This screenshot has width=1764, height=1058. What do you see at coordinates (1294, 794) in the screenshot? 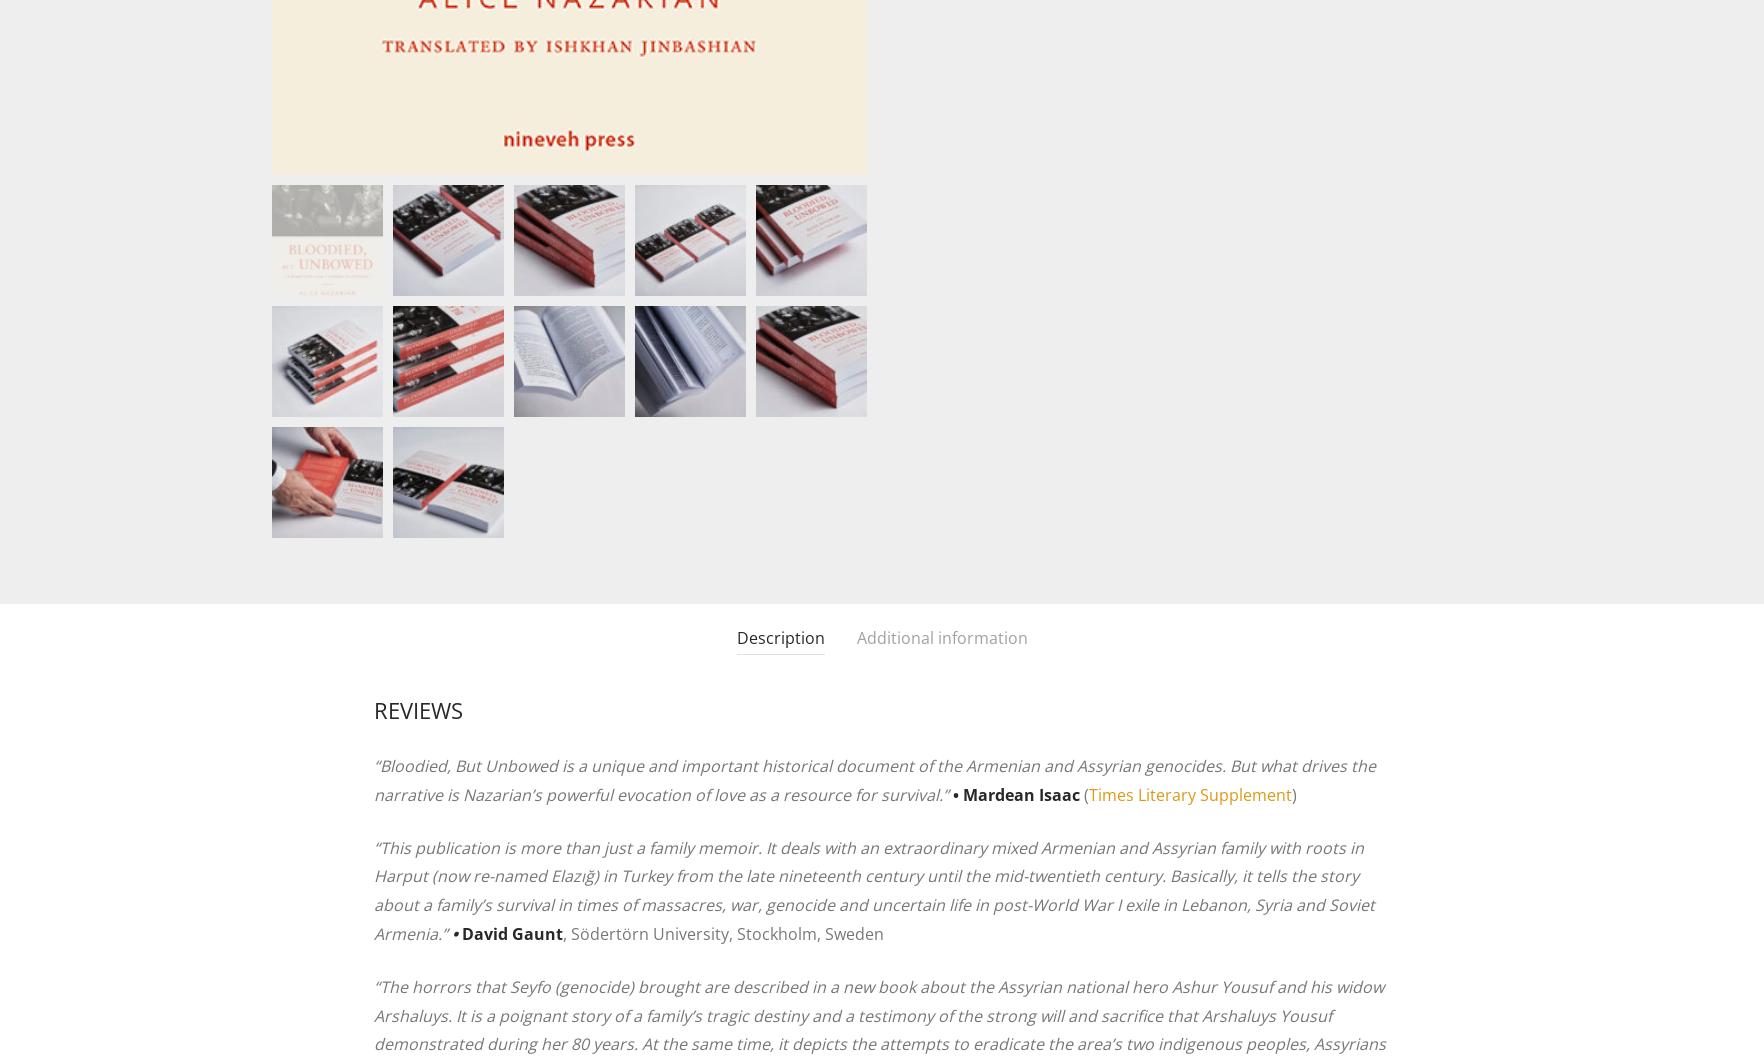
I see `')'` at bounding box center [1294, 794].